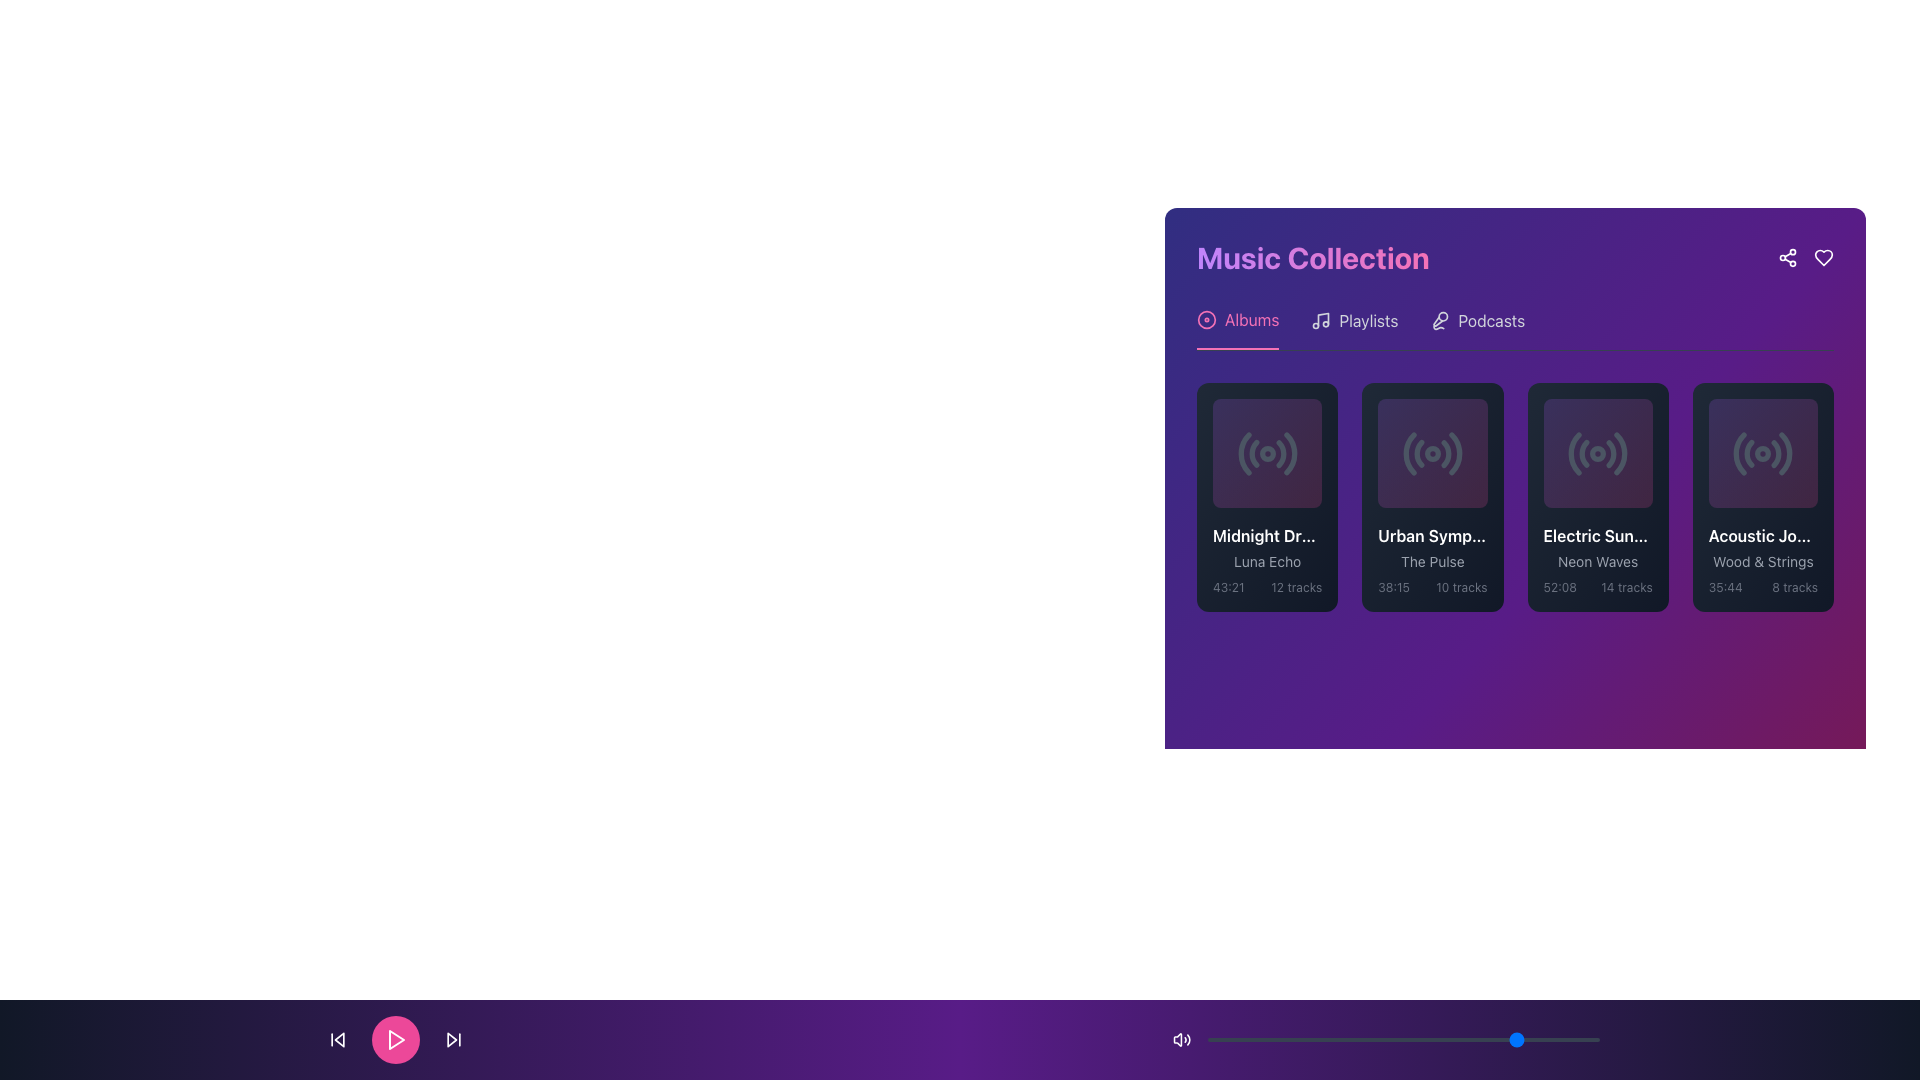 Image resolution: width=1920 pixels, height=1080 pixels. What do you see at coordinates (1795, 587) in the screenshot?
I see `the text label displaying the number of tracks associated with the 'Acoustic Journeys' music collection, located at the bottom-right corner of the music card` at bounding box center [1795, 587].